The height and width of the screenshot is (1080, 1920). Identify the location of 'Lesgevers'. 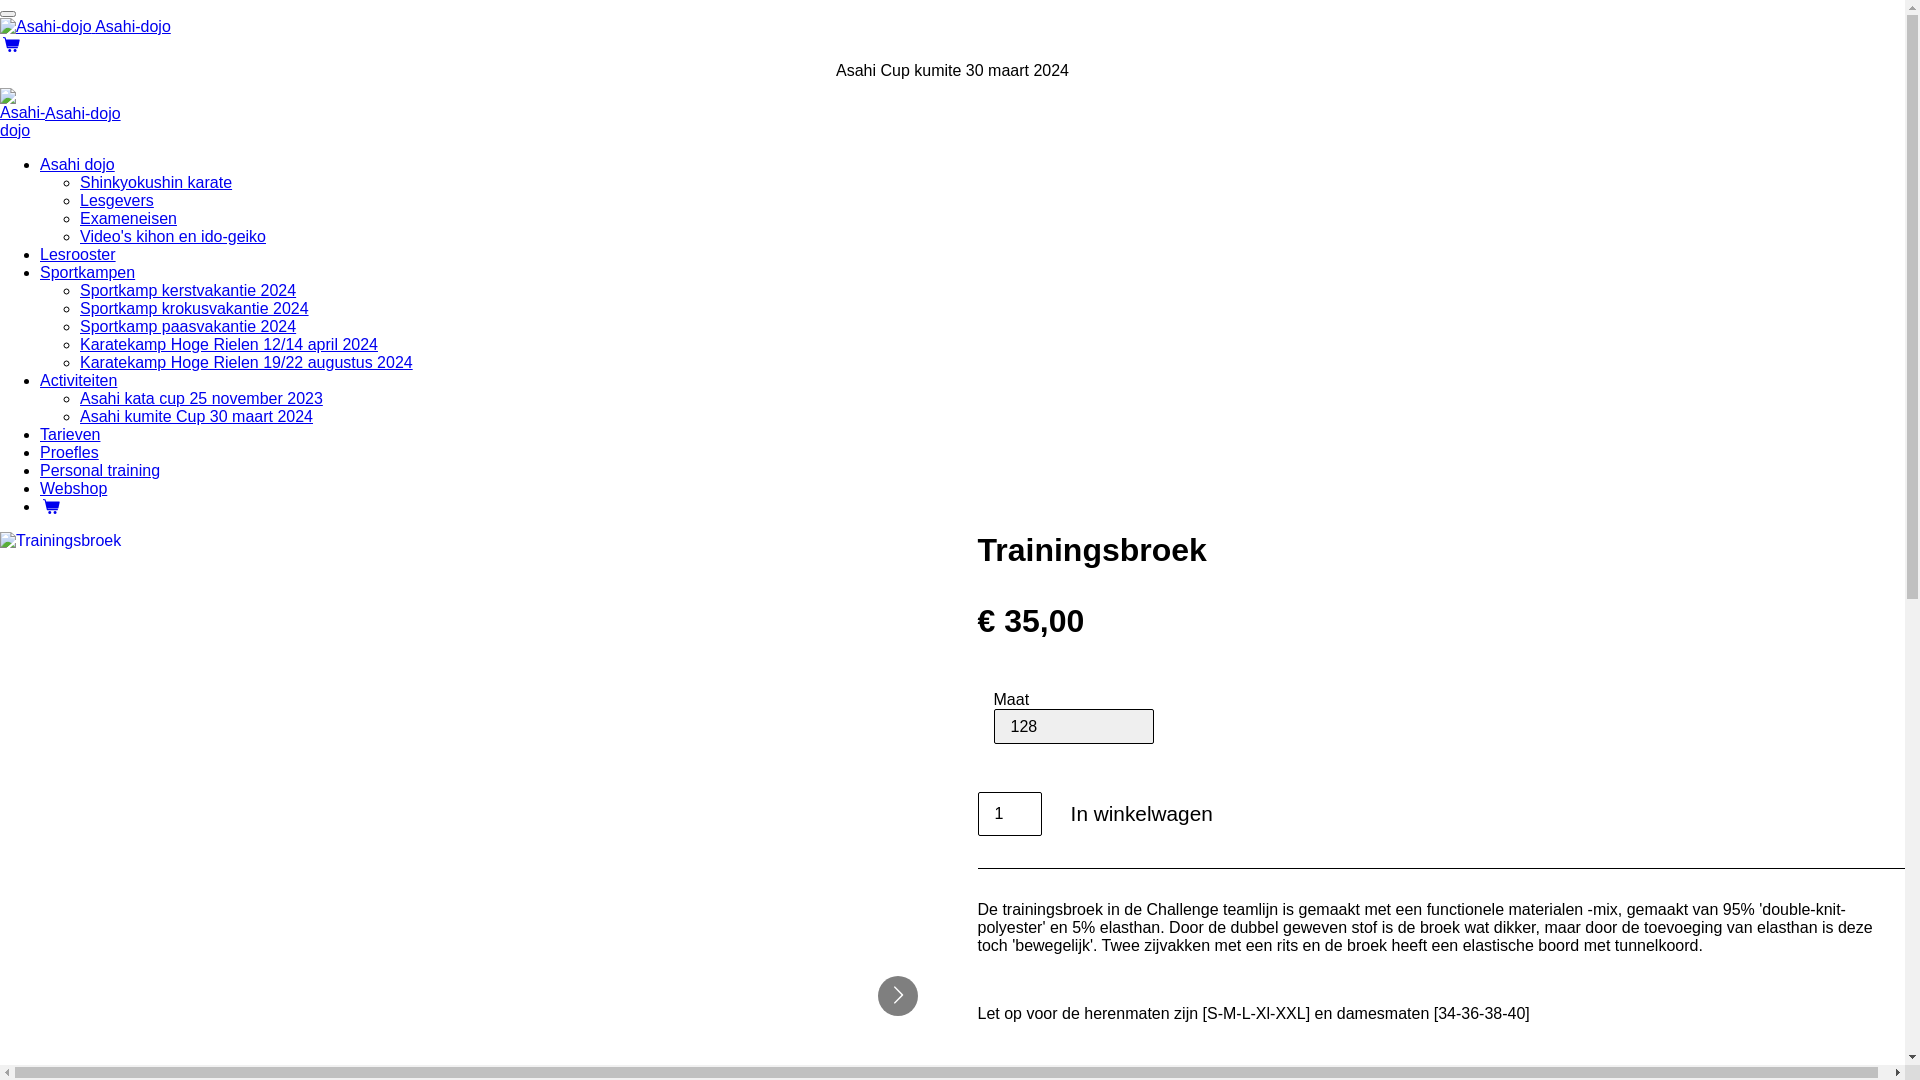
(115, 200).